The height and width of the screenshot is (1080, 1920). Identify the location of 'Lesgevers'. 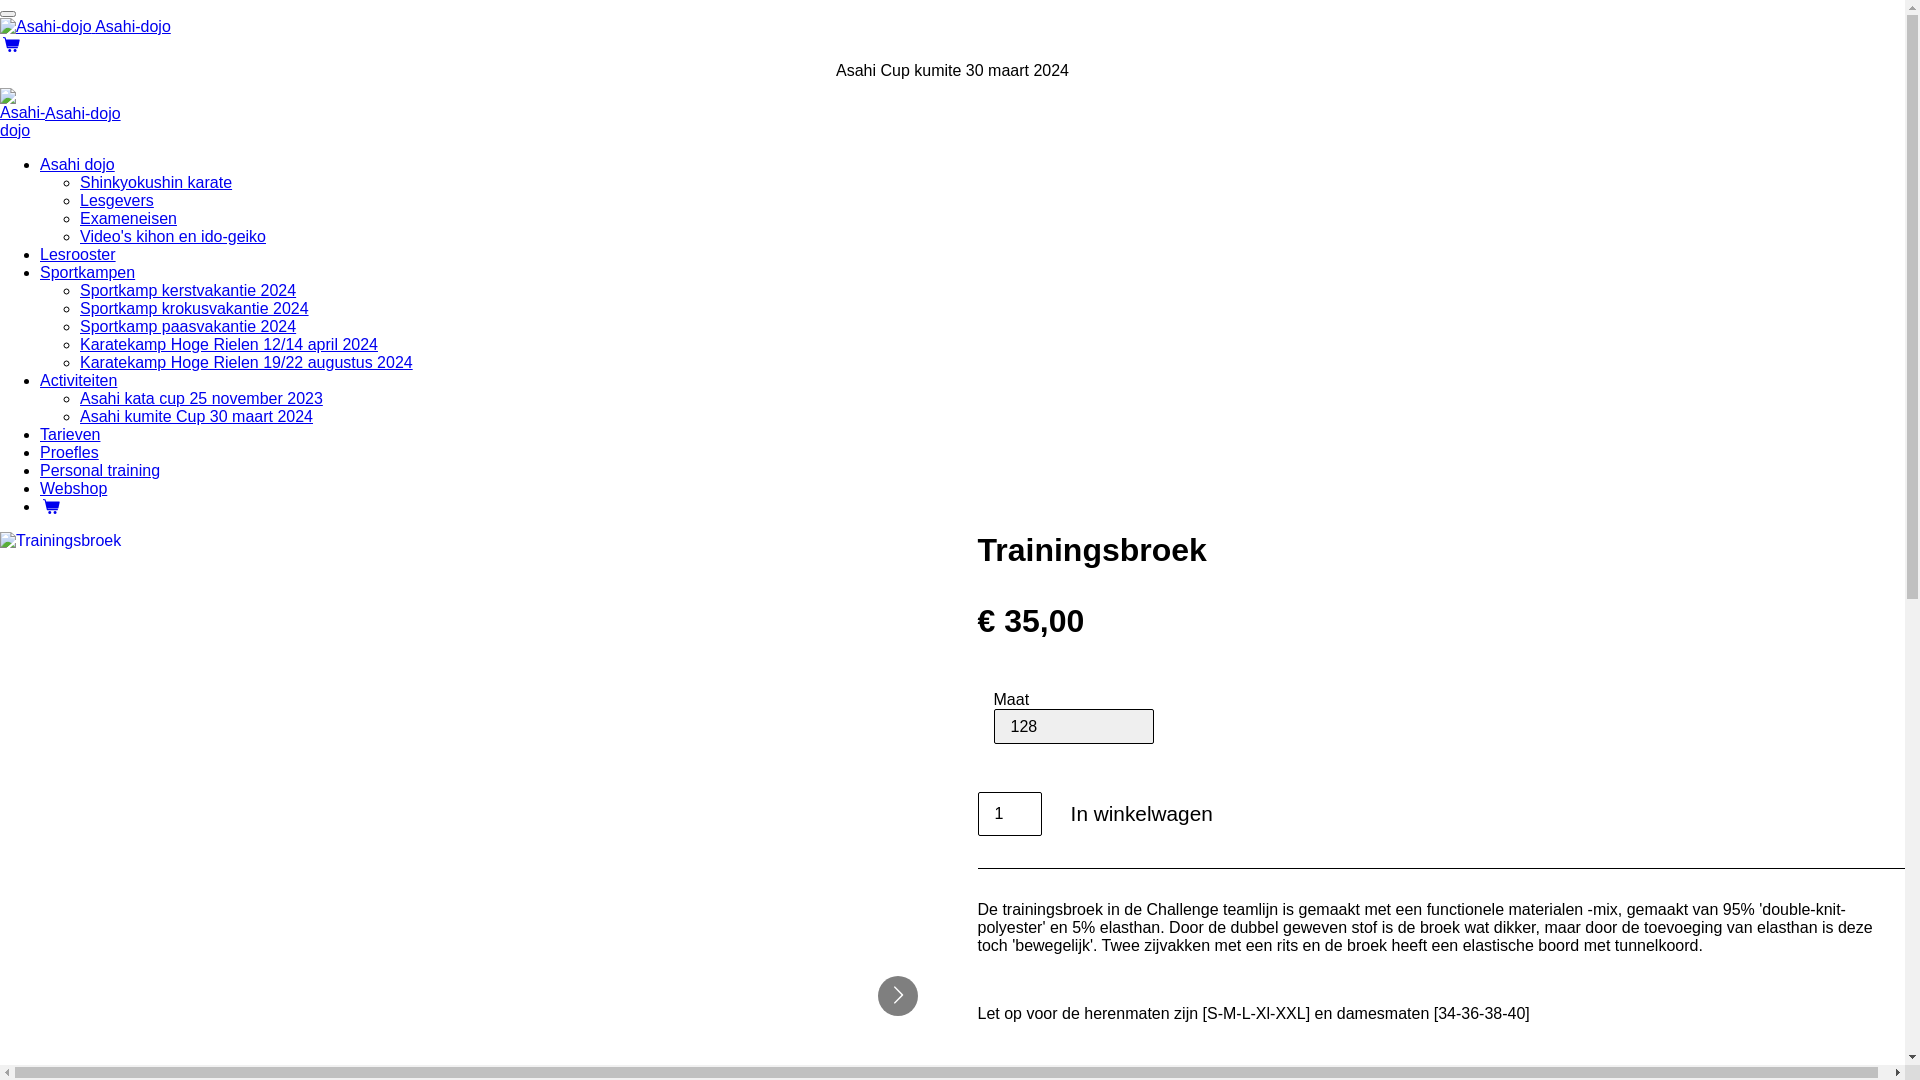
(115, 200).